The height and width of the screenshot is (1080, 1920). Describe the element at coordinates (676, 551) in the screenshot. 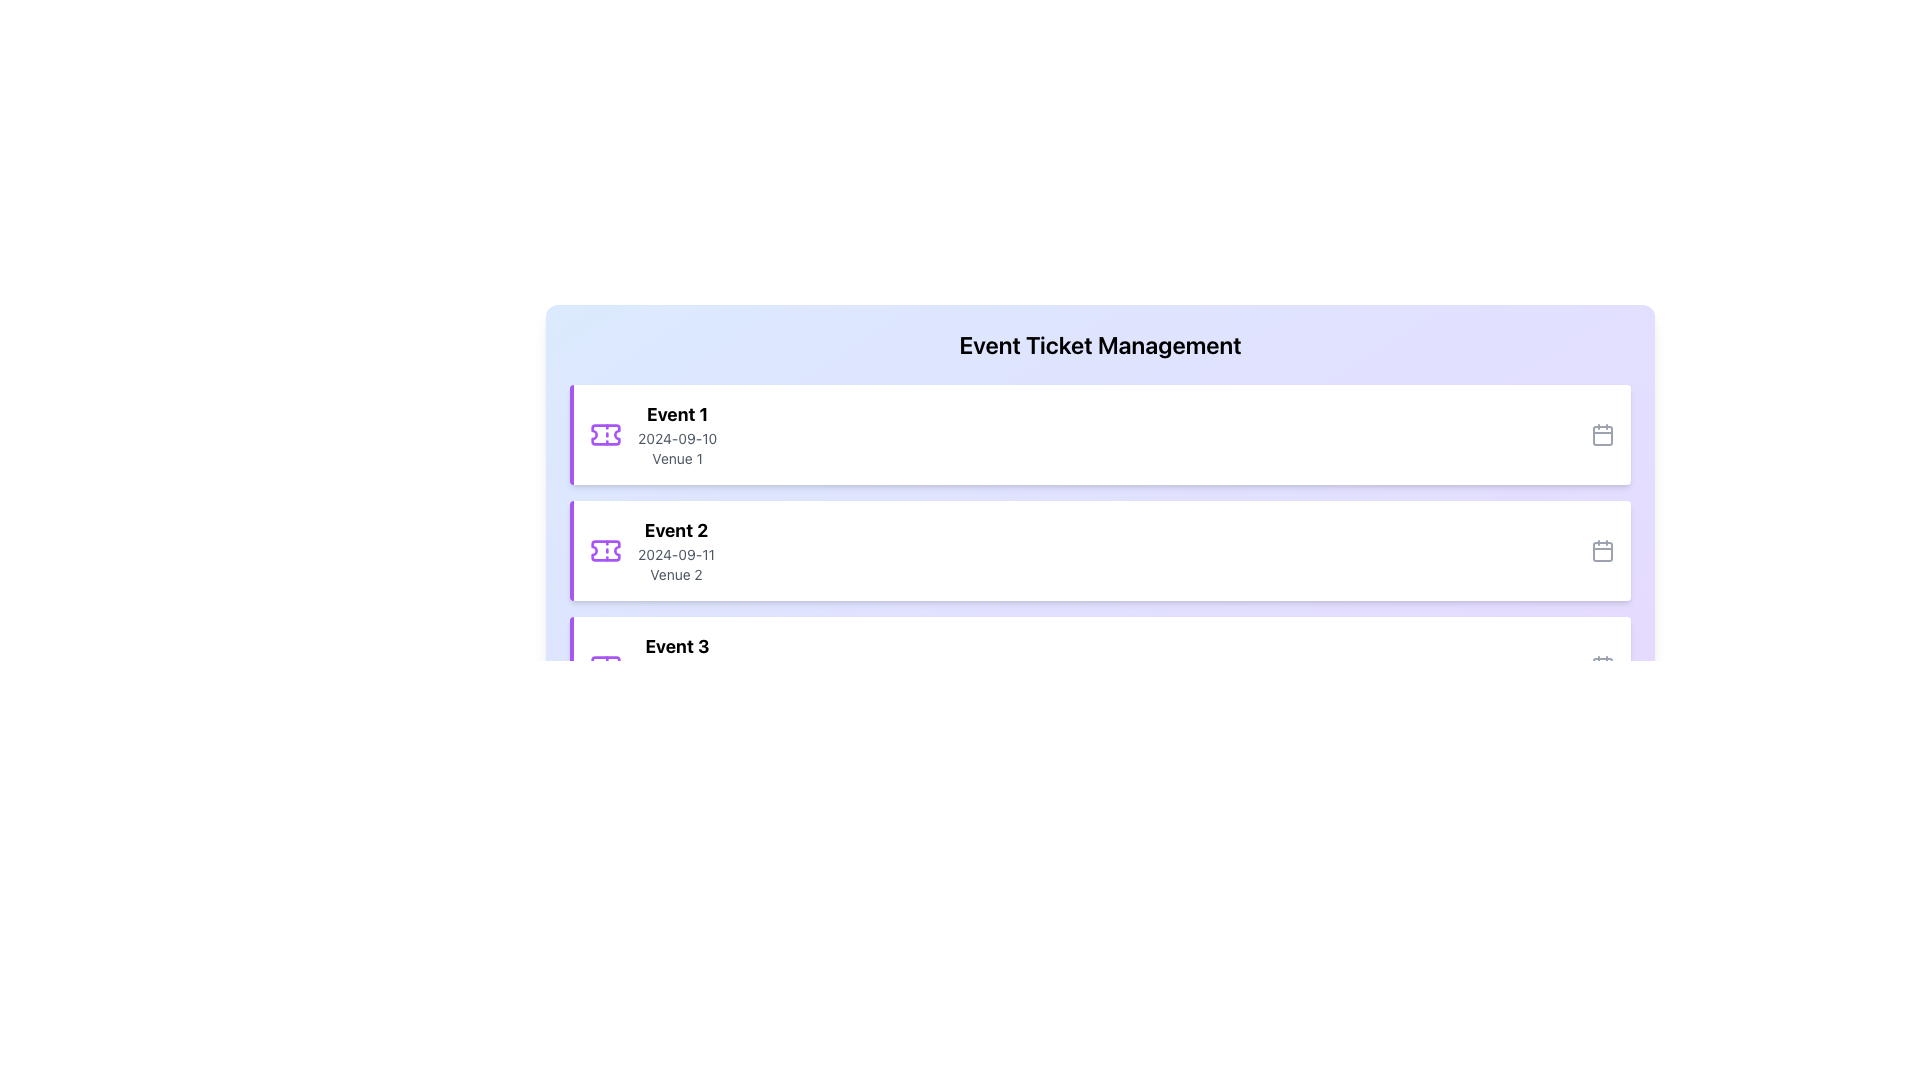

I see `the informational card displaying event details for 'Event 2', which includes the name, date, and venue information, located in the 'Event Ticket Management' section` at that location.